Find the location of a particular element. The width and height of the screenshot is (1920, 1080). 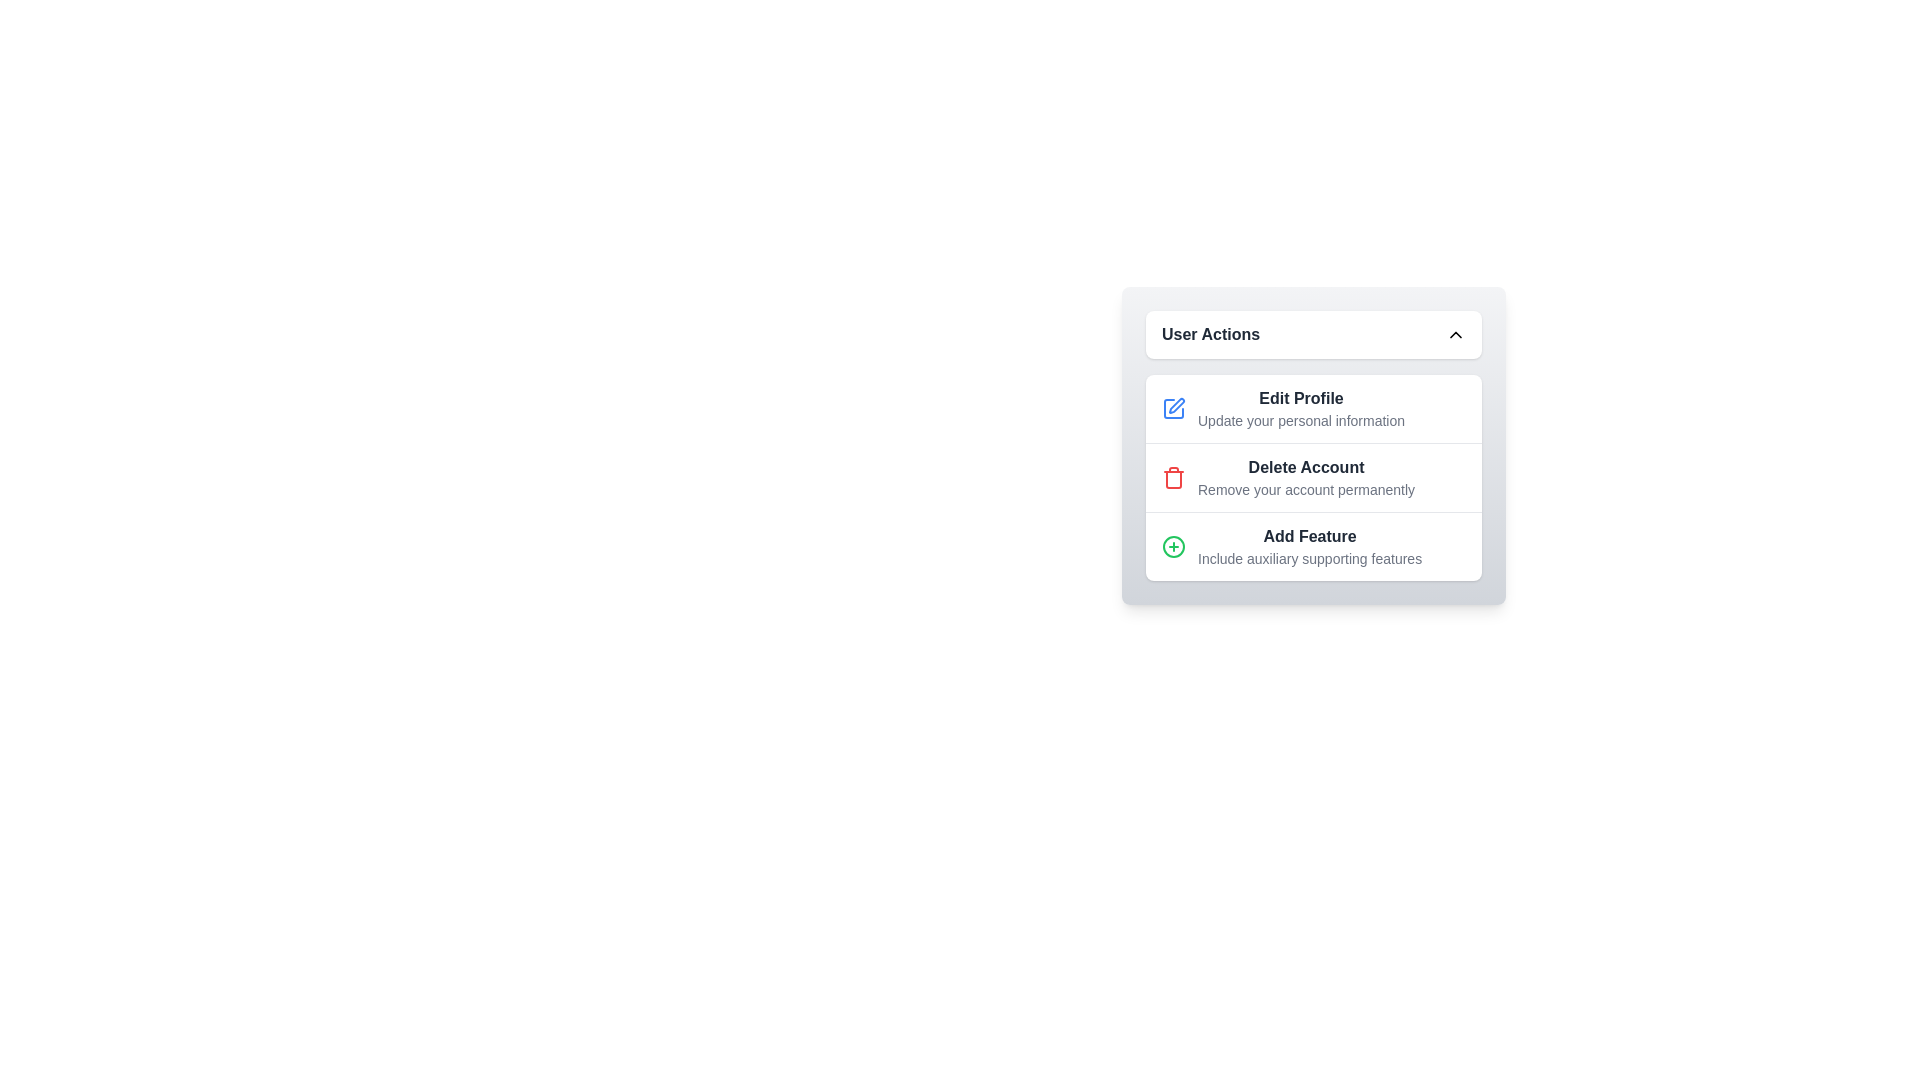

the 'Edit Profile' text element, which is the first item in the 'User Actions' list and includes a blue pencil icon to its left is located at coordinates (1301, 407).